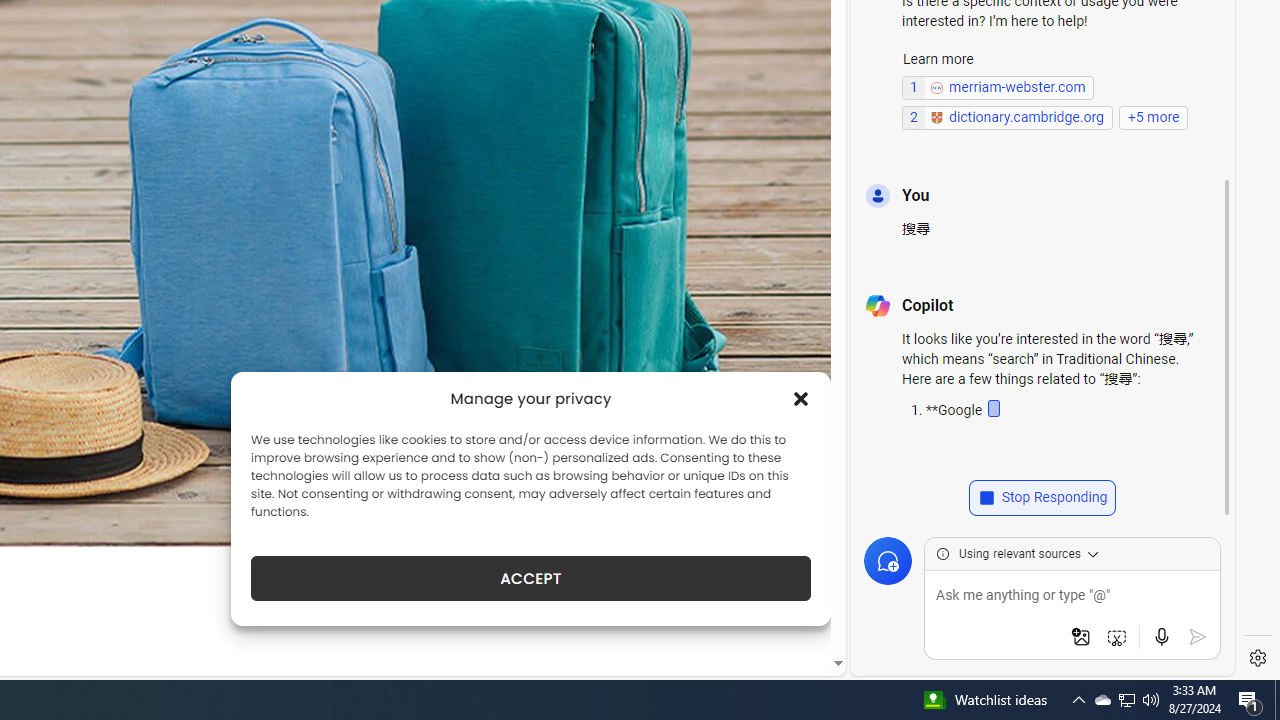 The width and height of the screenshot is (1280, 720). Describe the element at coordinates (801, 398) in the screenshot. I see `'Class: cmplz-close'` at that location.